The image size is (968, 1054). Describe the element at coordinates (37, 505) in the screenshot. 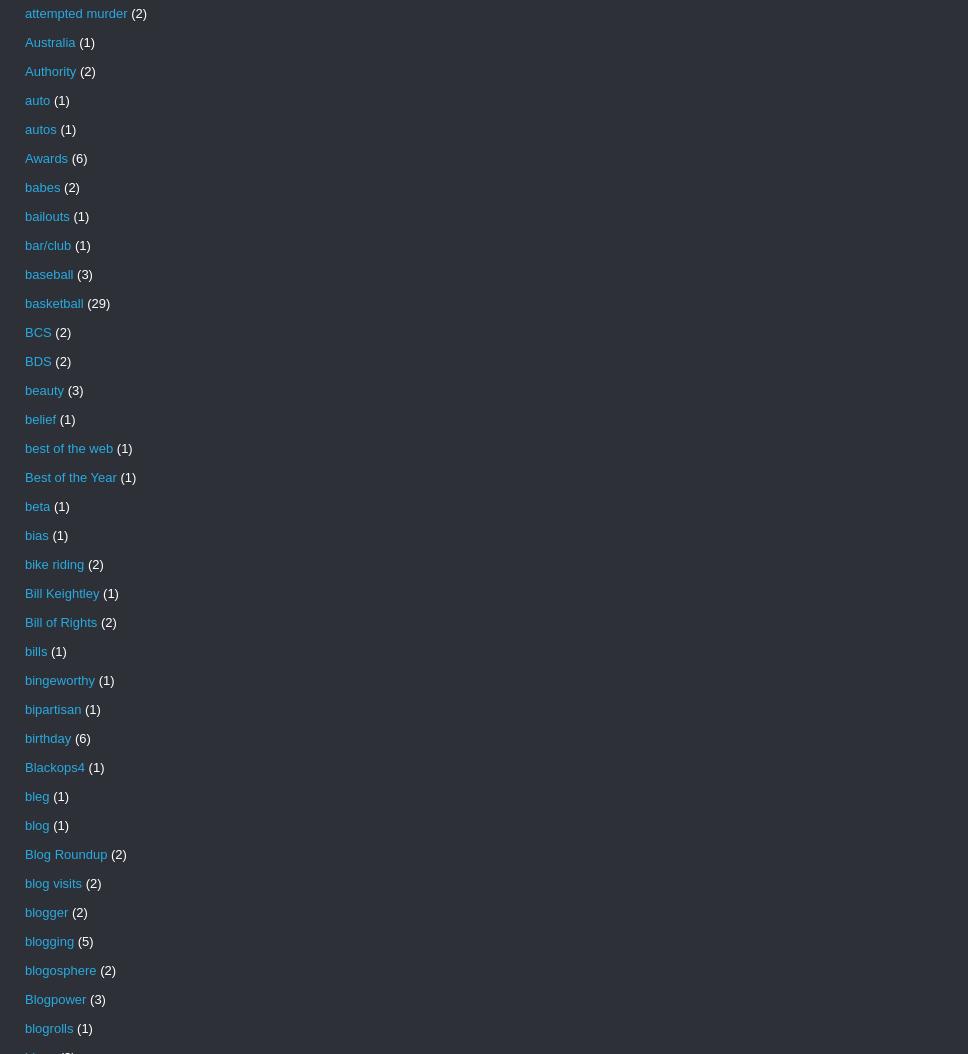

I see `'beta'` at that location.